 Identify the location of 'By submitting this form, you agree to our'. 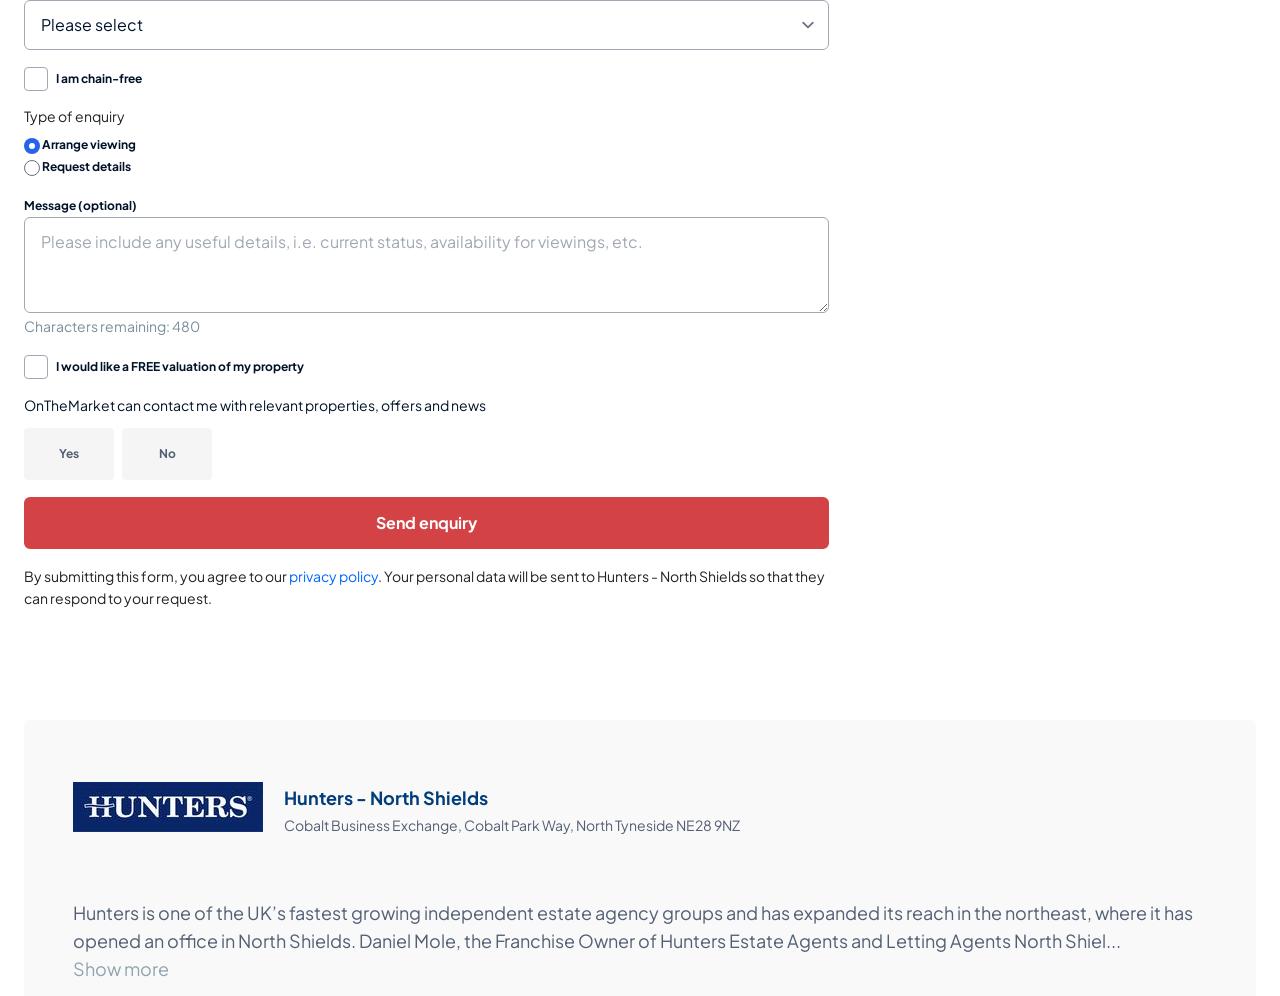
(155, 573).